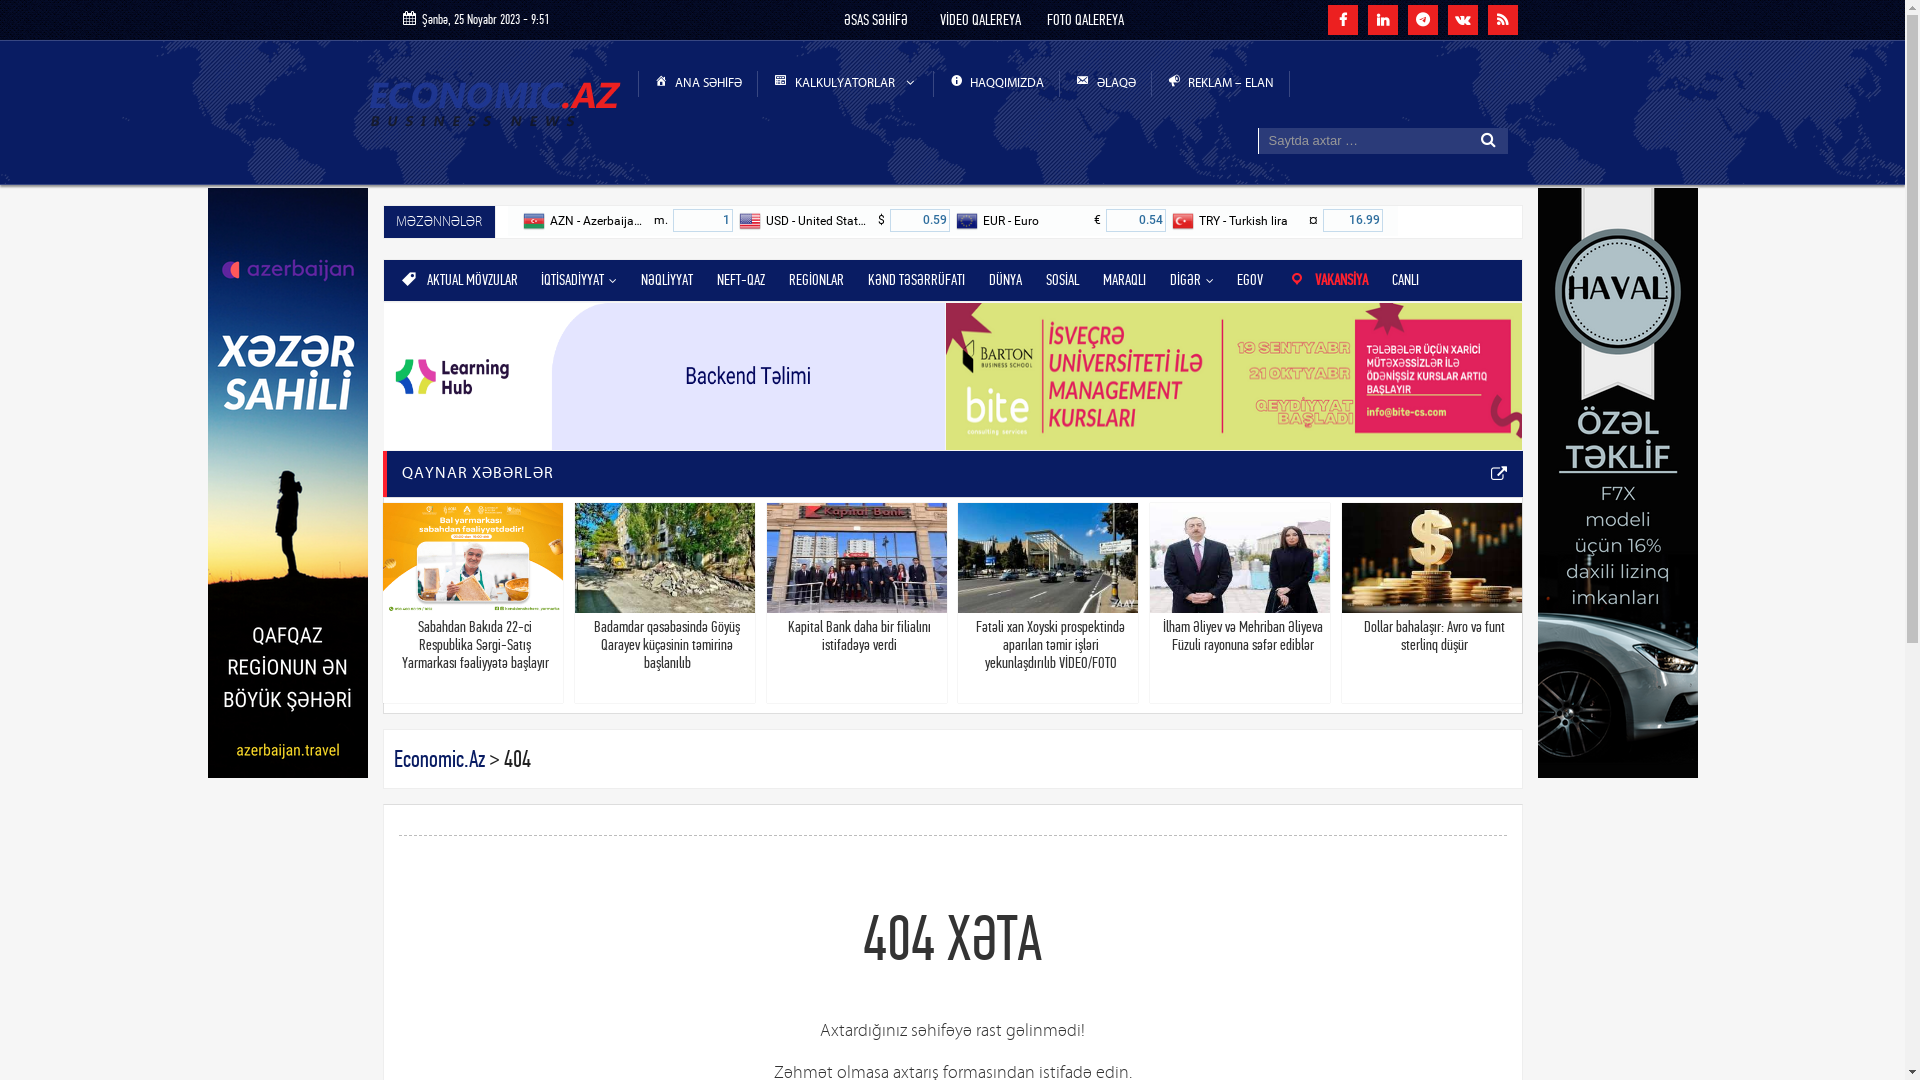  What do you see at coordinates (749, 220) in the screenshot?
I see `'United States dollar'` at bounding box center [749, 220].